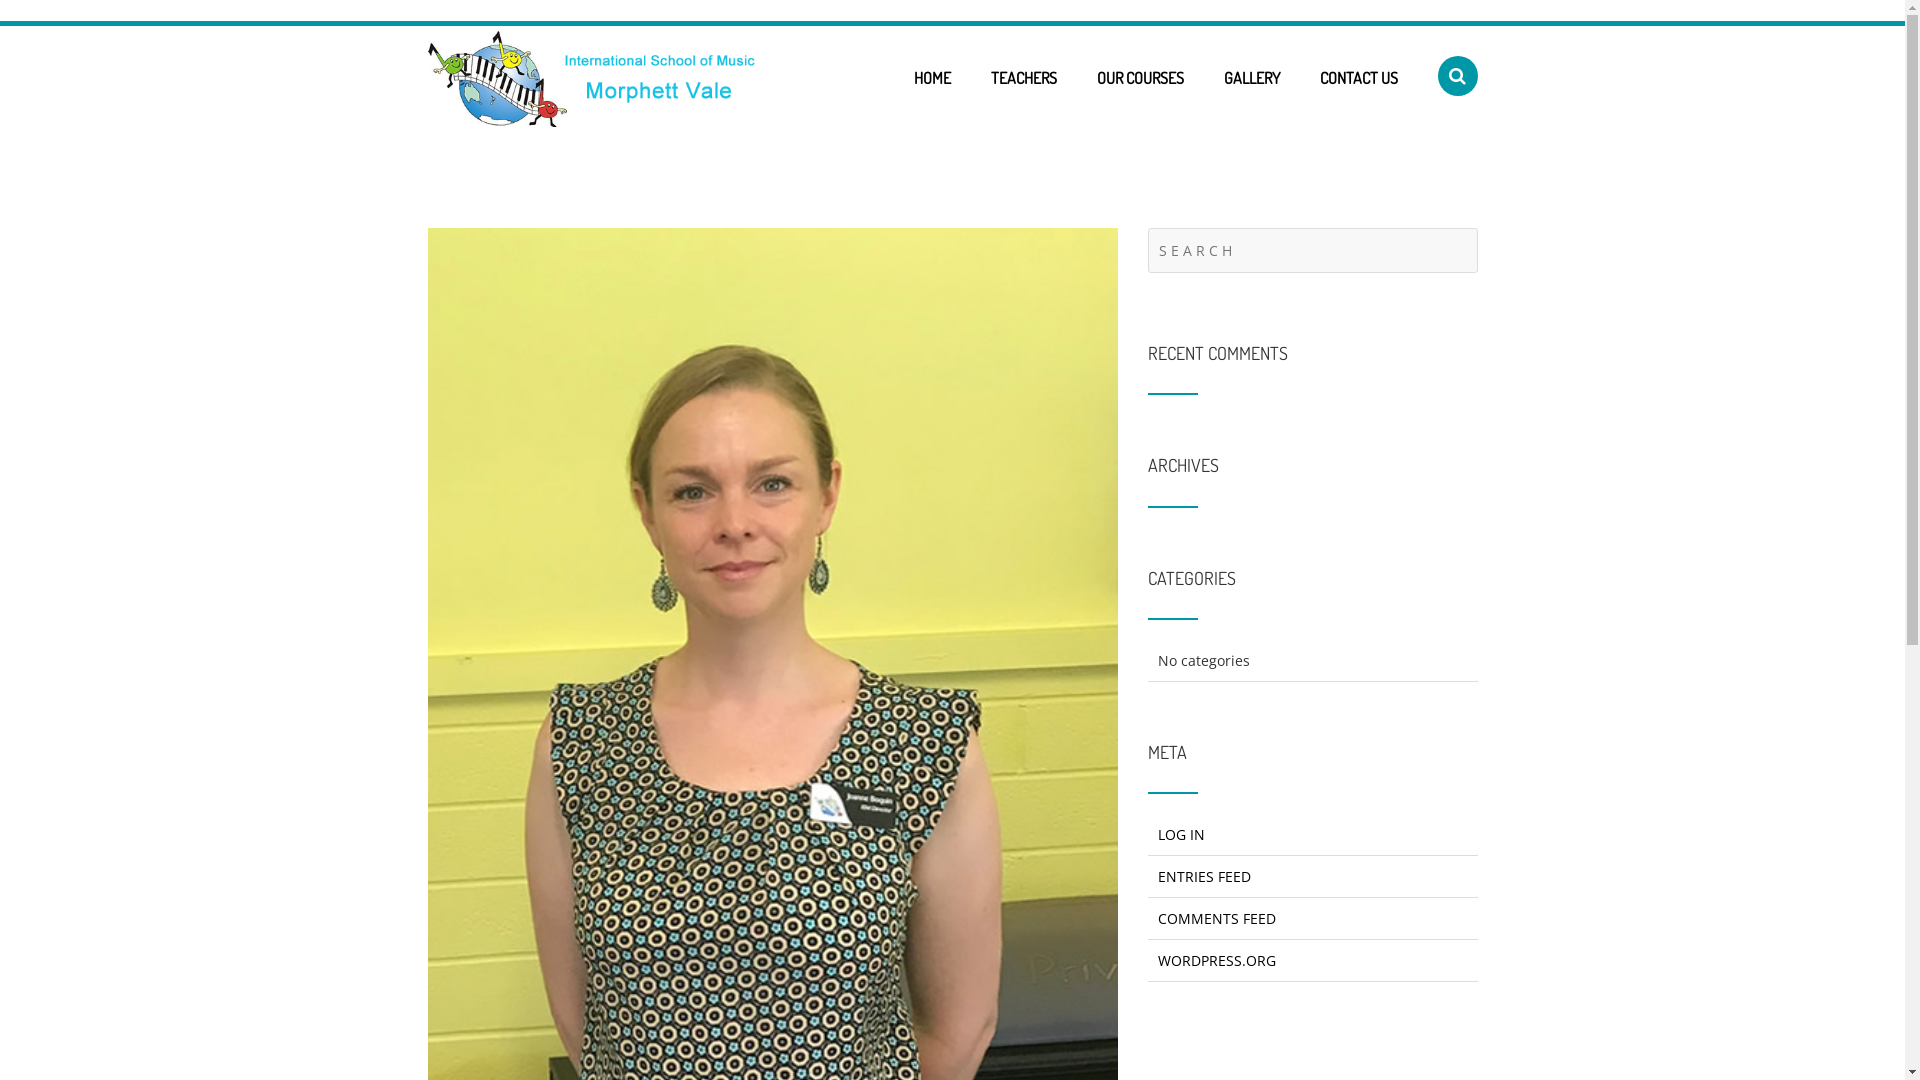 This screenshot has width=1920, height=1080. What do you see at coordinates (1181, 834) in the screenshot?
I see `'LOG IN'` at bounding box center [1181, 834].